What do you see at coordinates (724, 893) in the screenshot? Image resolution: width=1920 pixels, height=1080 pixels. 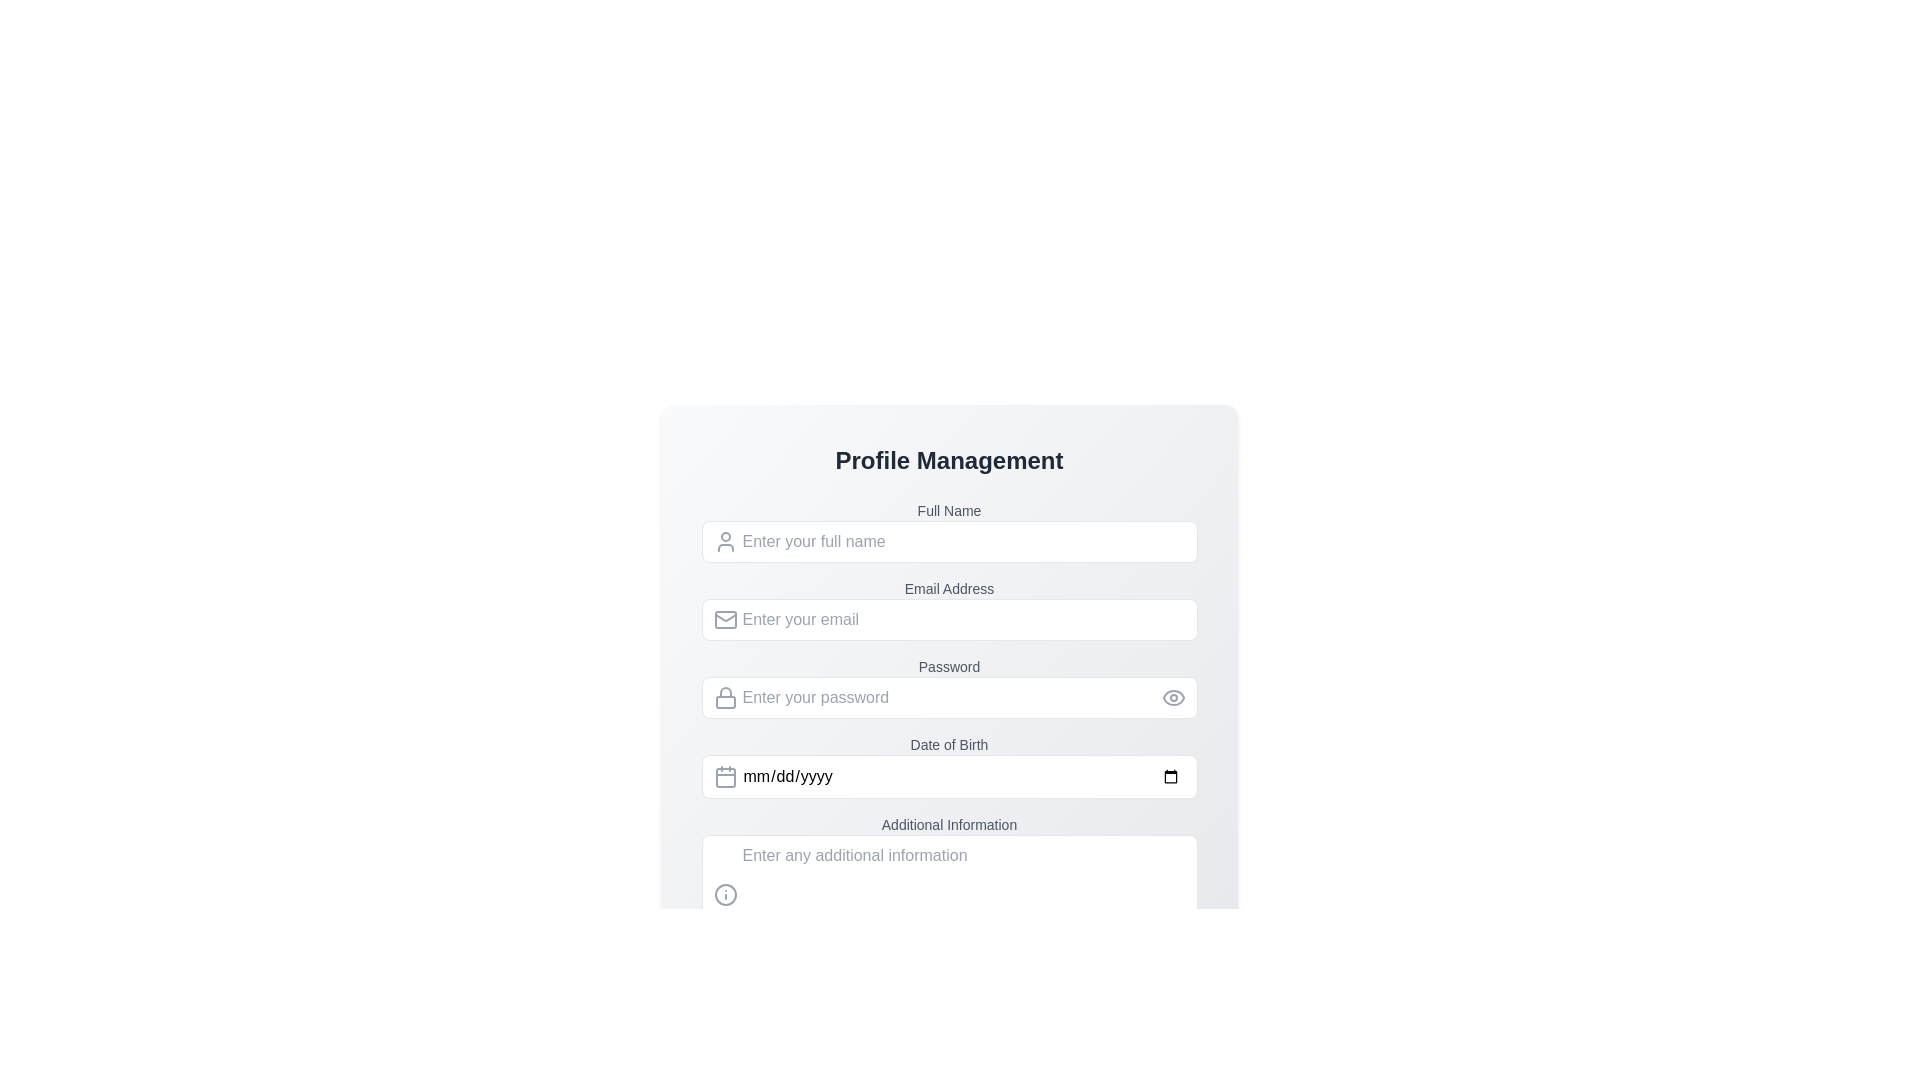 I see `the gray circular Informational Icon located in the 'Additional Information' section` at bounding box center [724, 893].